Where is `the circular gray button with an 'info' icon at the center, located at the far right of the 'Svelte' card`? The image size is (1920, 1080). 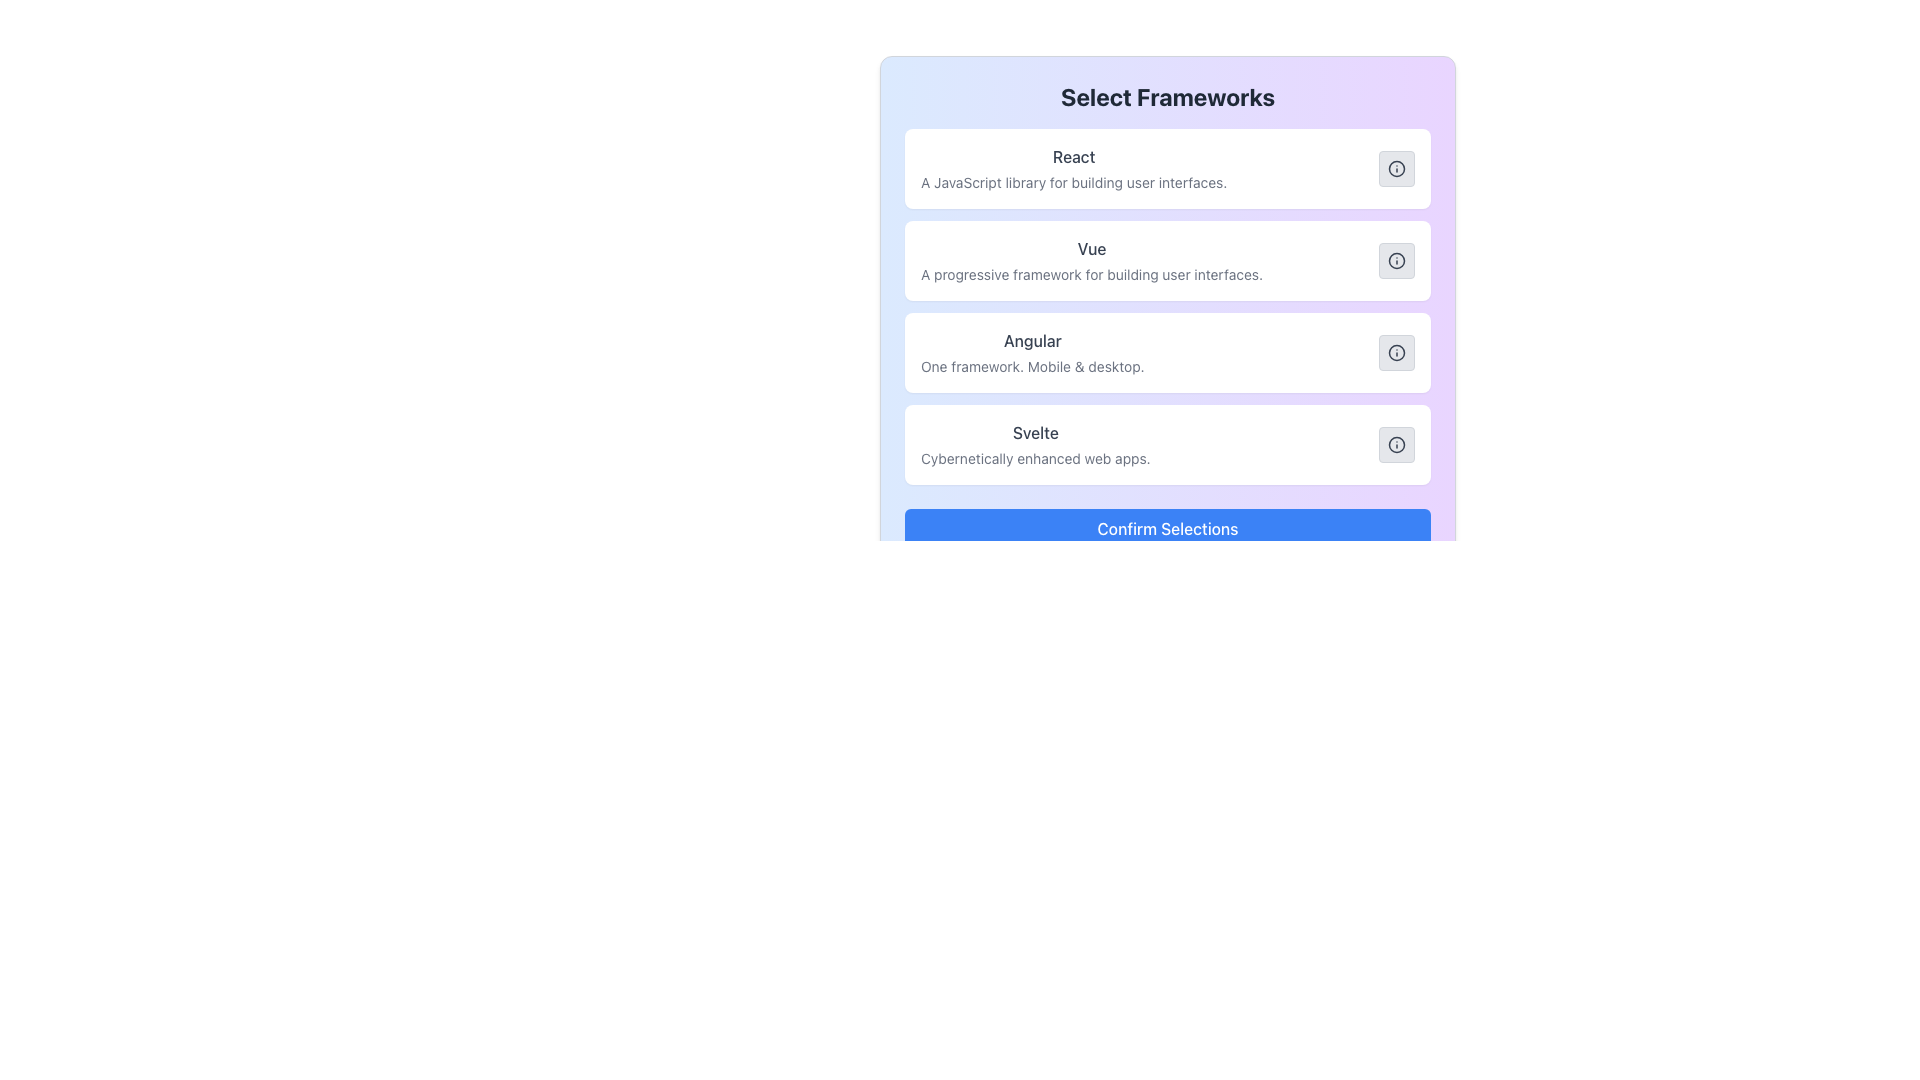 the circular gray button with an 'info' icon at the center, located at the far right of the 'Svelte' card is located at coordinates (1395, 443).